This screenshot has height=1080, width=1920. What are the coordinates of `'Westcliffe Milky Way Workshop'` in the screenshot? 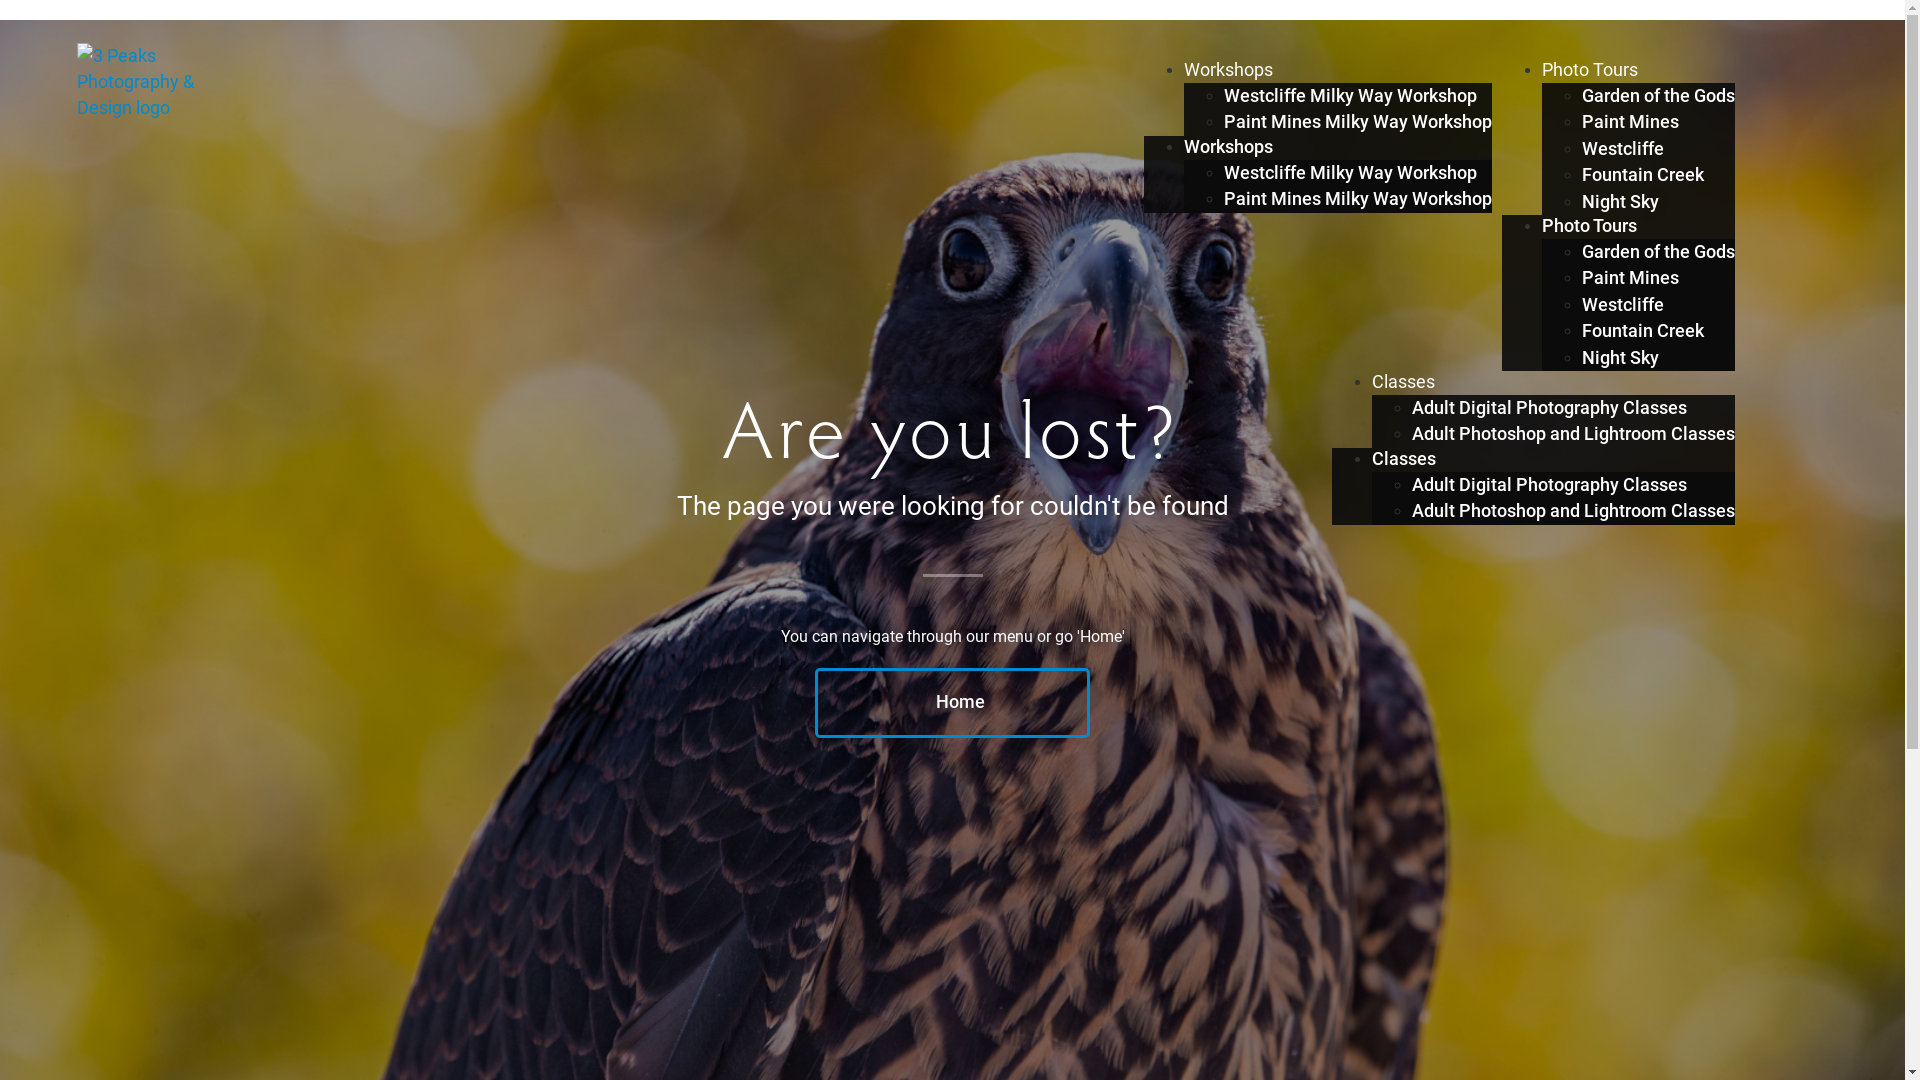 It's located at (1350, 172).